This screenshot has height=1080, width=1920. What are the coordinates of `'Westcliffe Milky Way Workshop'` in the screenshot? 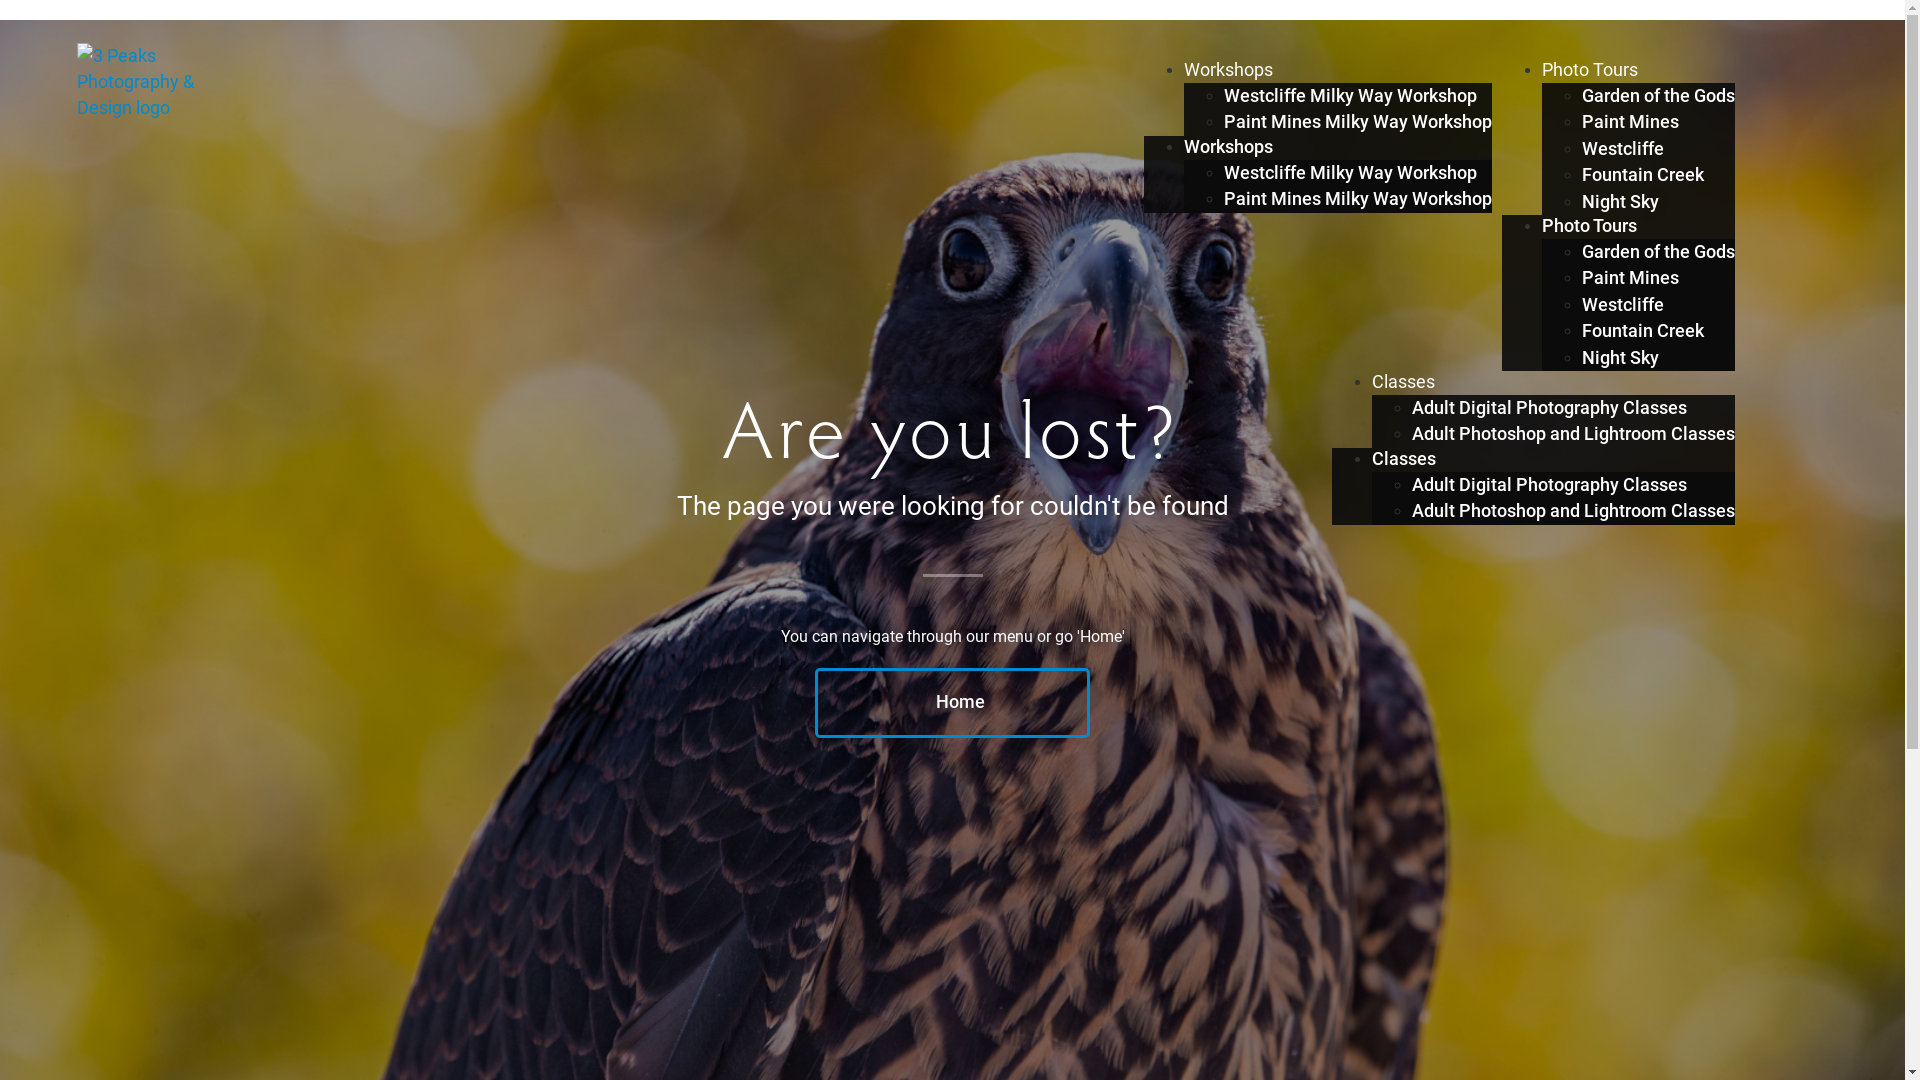 It's located at (1350, 172).